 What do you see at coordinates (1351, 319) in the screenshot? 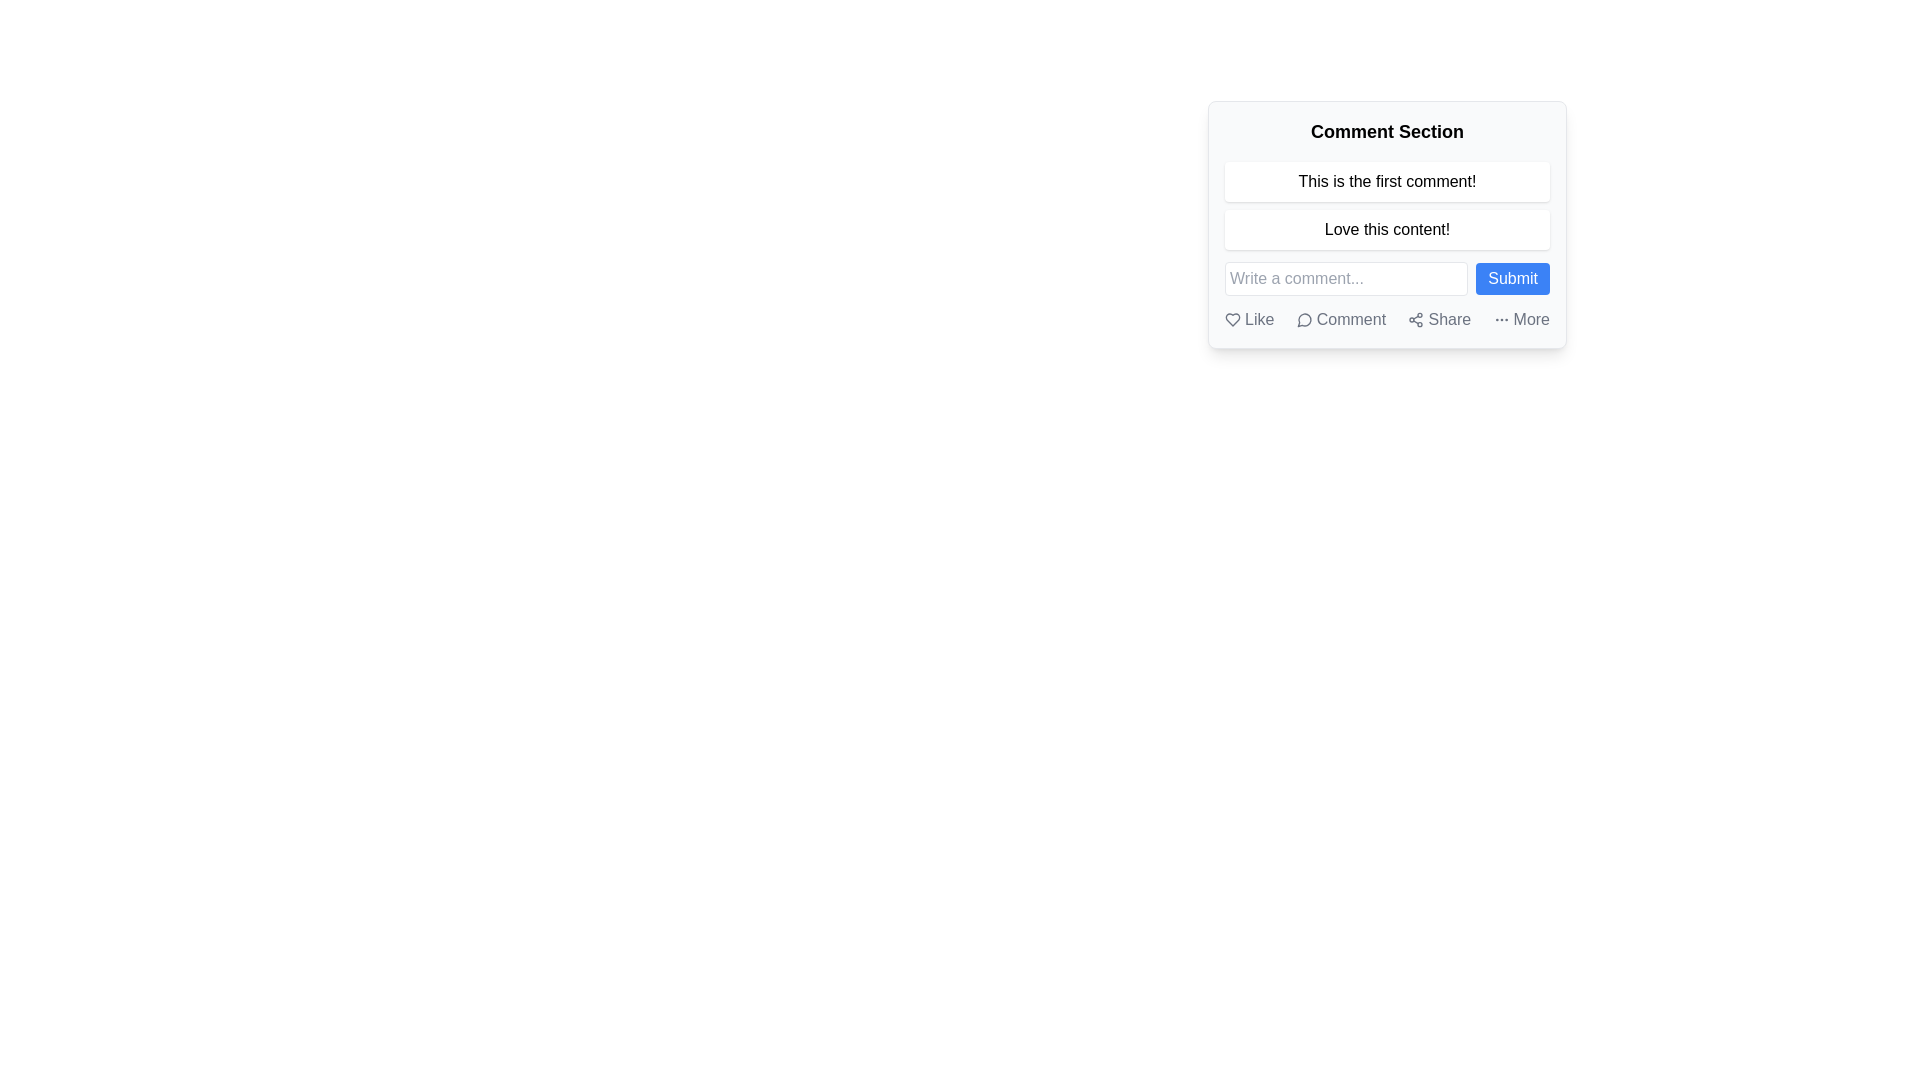
I see `the 'Comment' text label, which indicates the purpose of the associated comment icon in the bottom row of the interactive section` at bounding box center [1351, 319].